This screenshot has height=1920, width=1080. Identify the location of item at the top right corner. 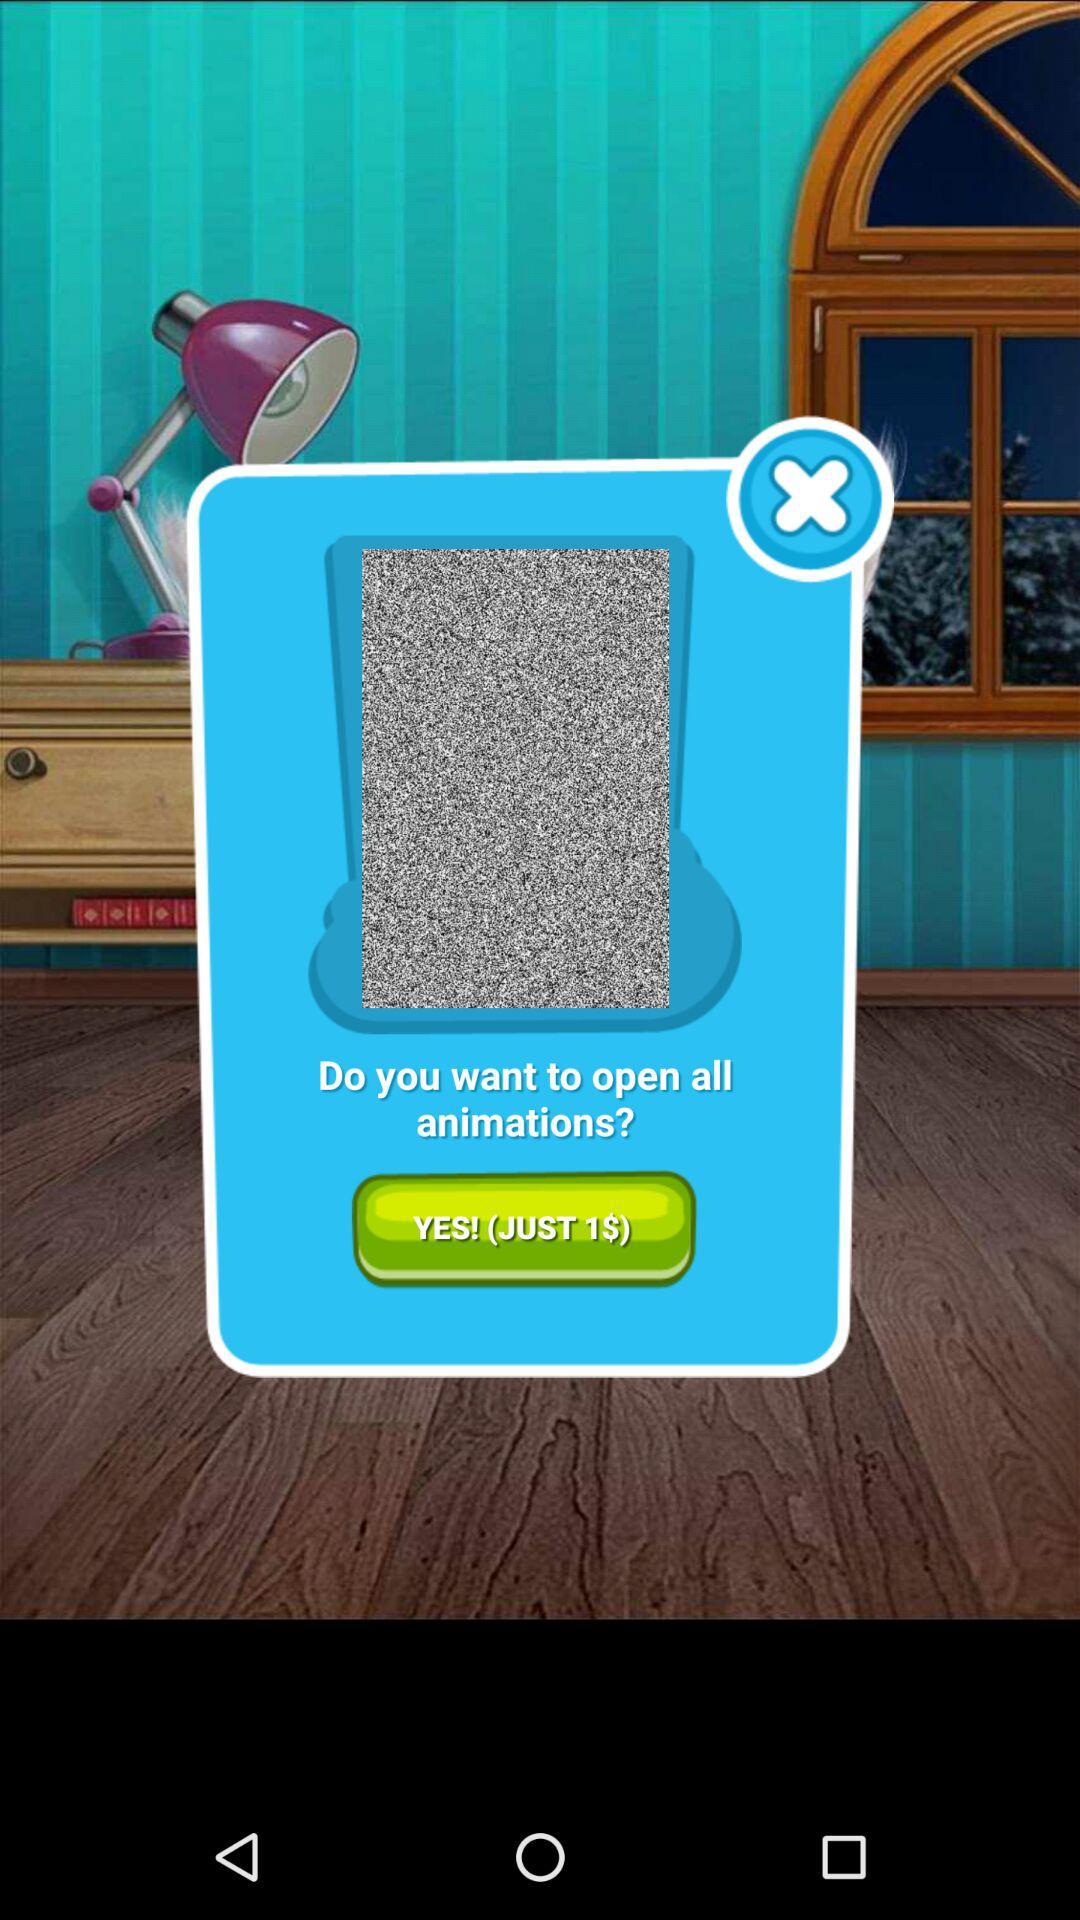
(810, 499).